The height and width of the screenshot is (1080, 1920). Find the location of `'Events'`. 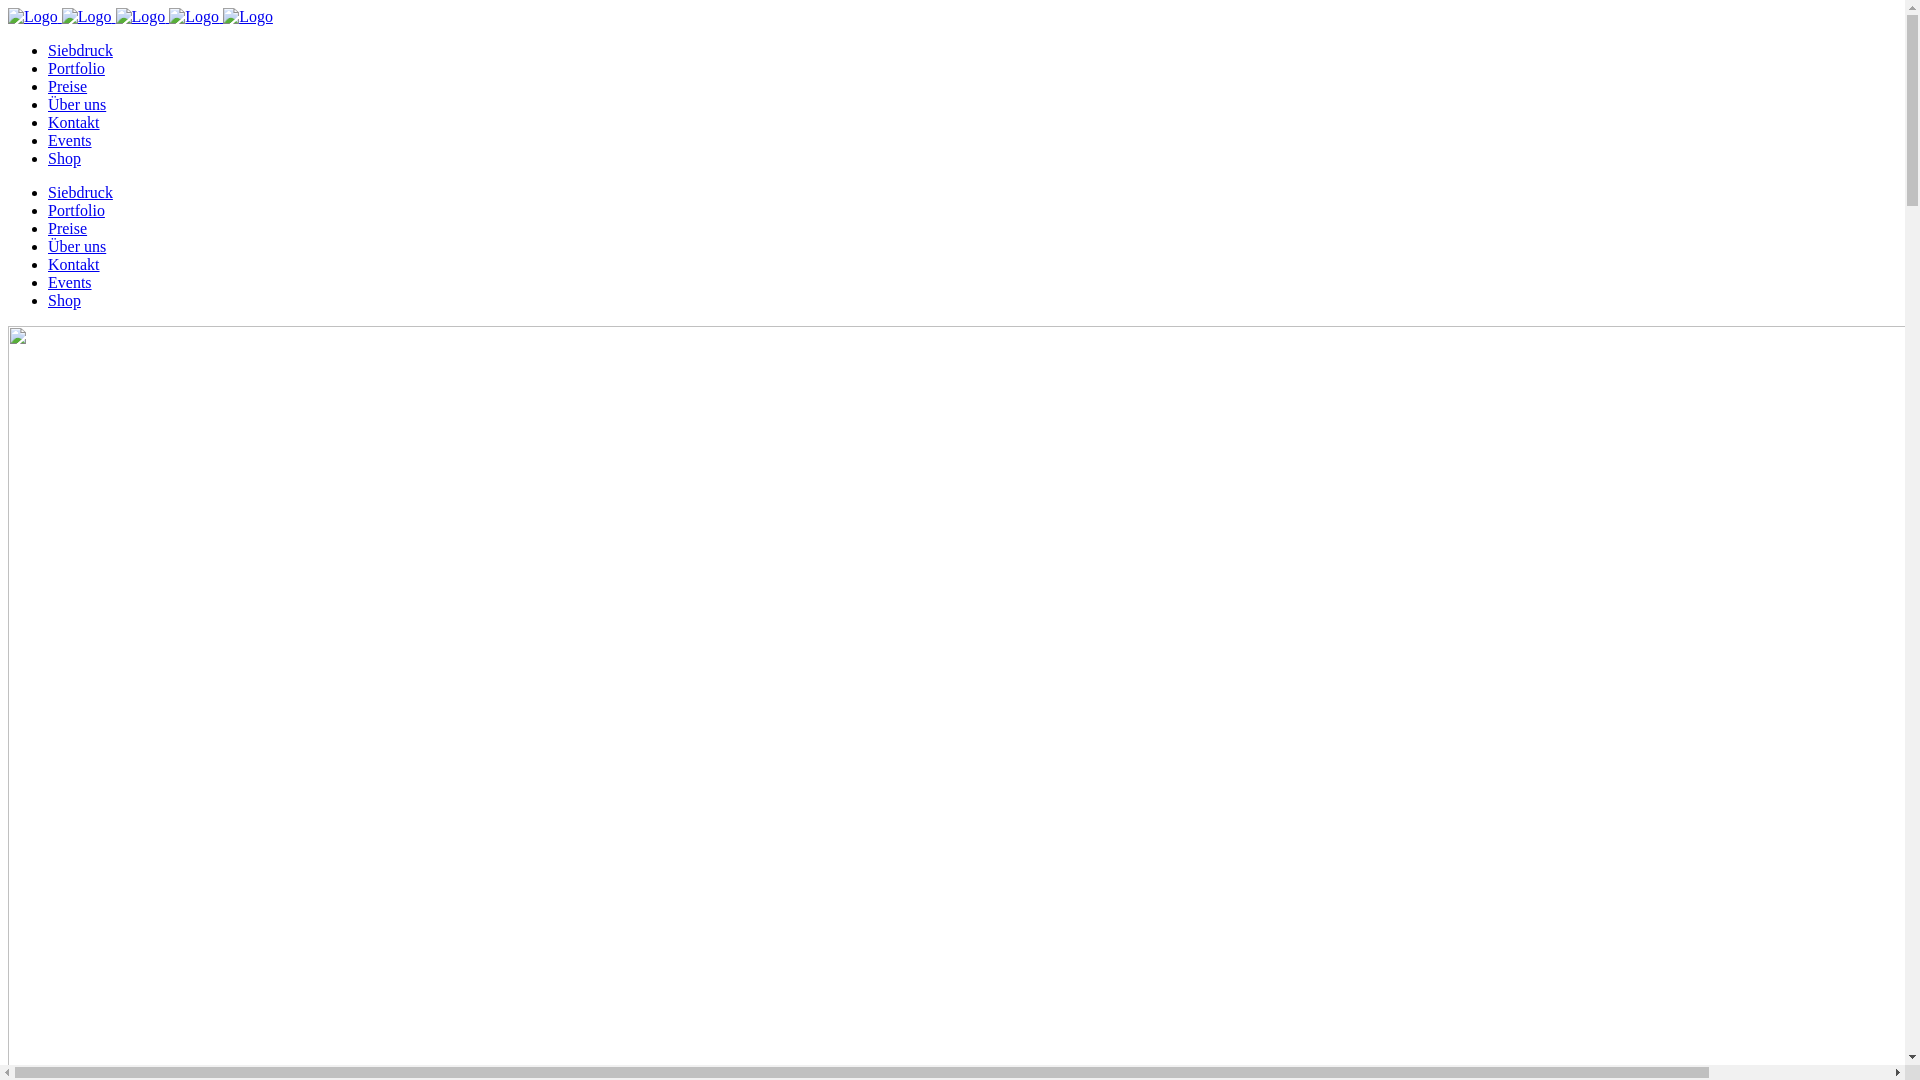

'Events' is located at coordinates (70, 282).